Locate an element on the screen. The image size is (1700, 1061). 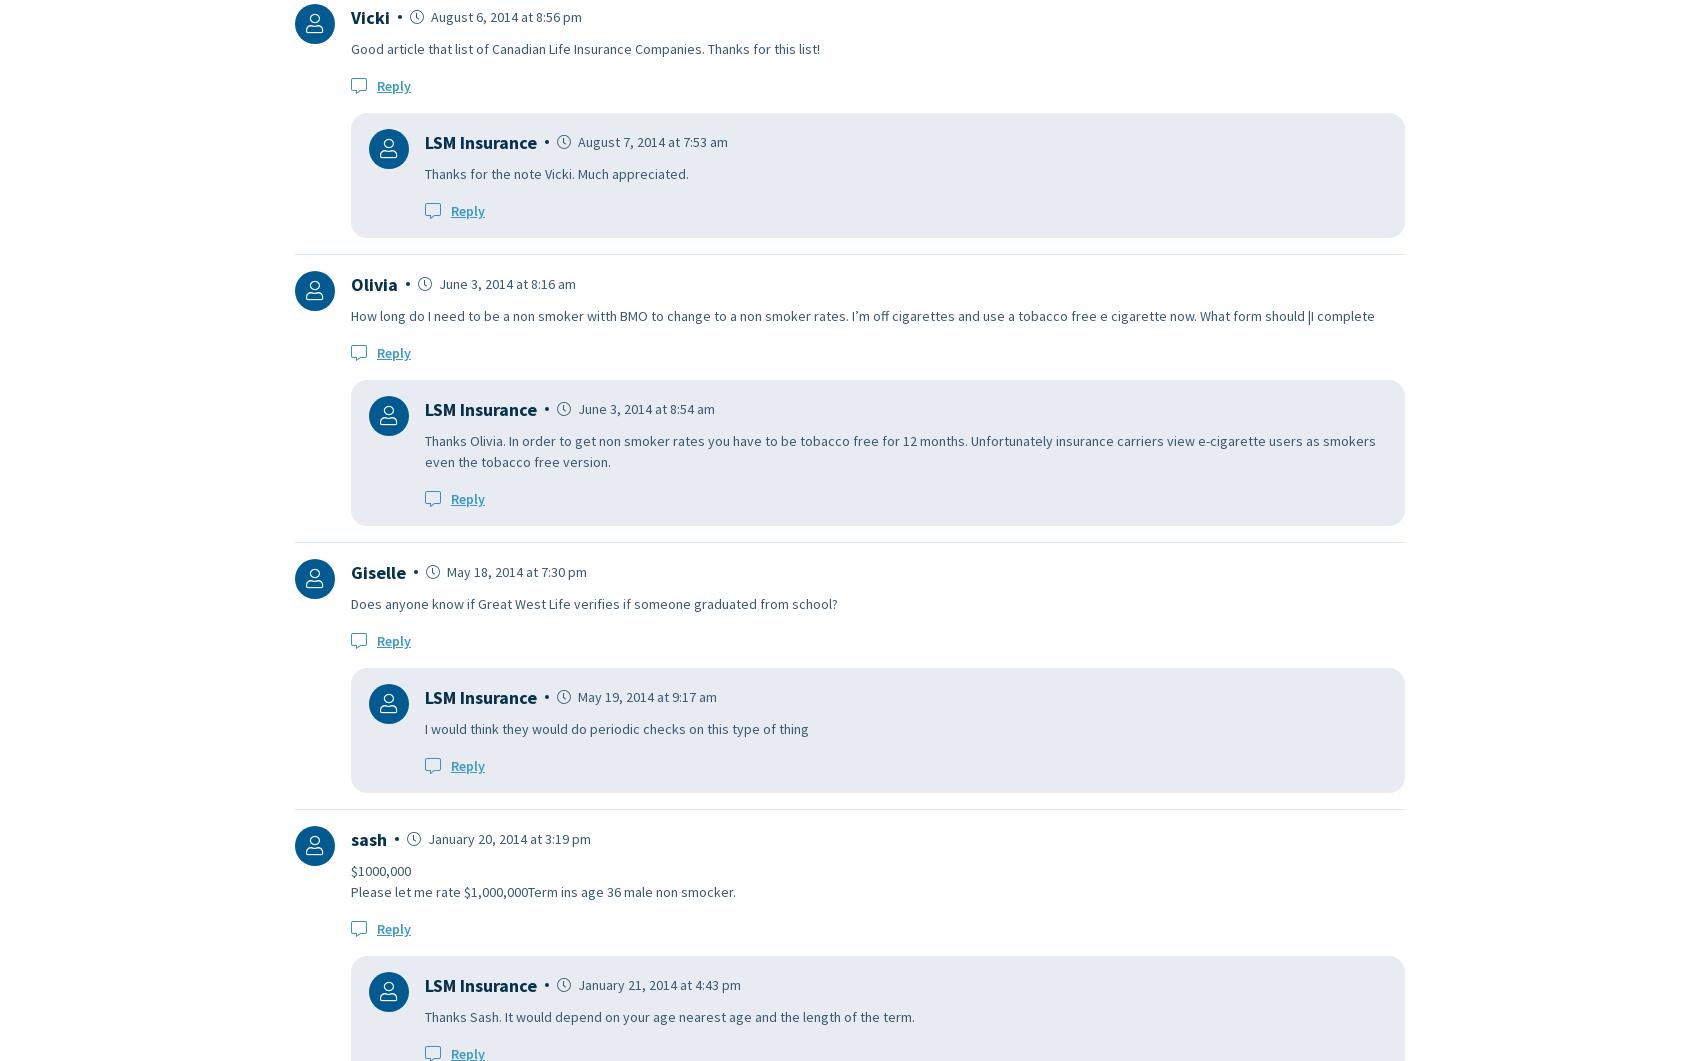
'January 20, 2014 at 3:19 pm' is located at coordinates (425, 837).